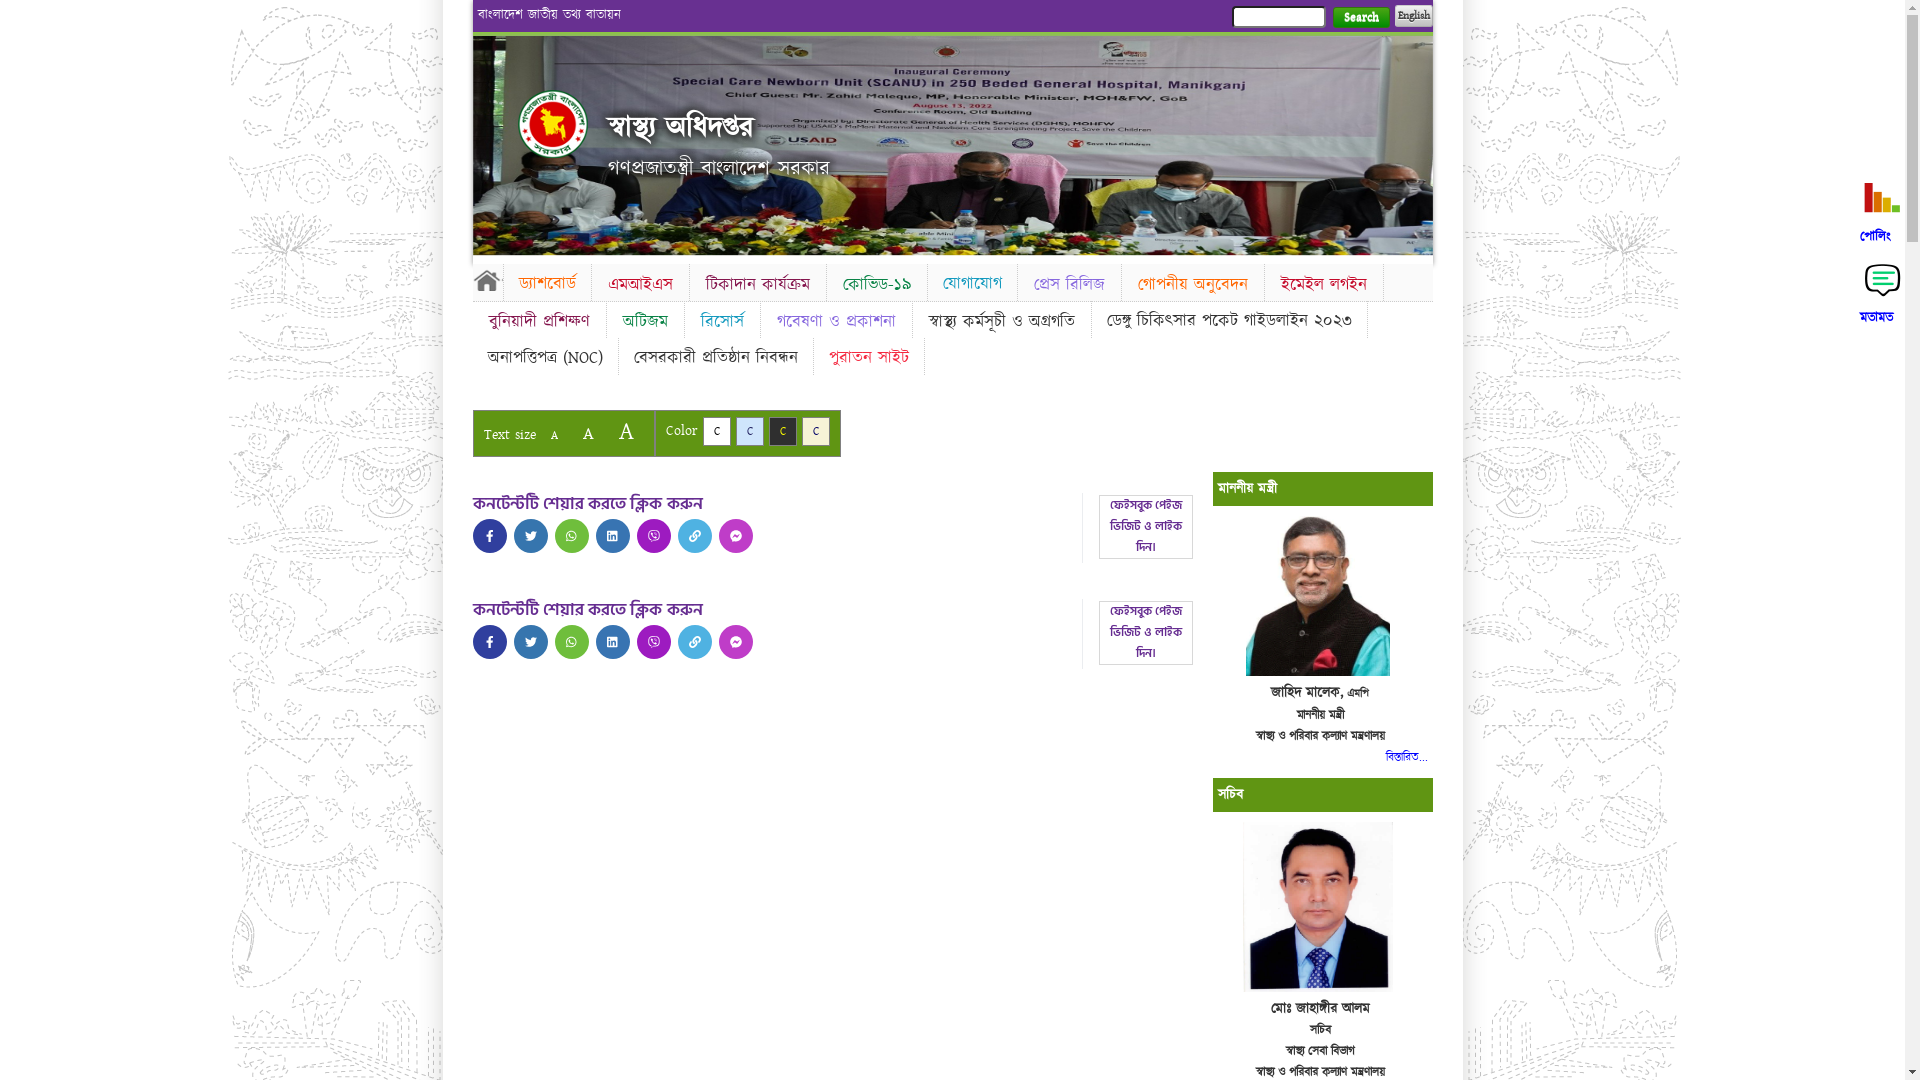  What do you see at coordinates (1411, 15) in the screenshot?
I see `'English'` at bounding box center [1411, 15].